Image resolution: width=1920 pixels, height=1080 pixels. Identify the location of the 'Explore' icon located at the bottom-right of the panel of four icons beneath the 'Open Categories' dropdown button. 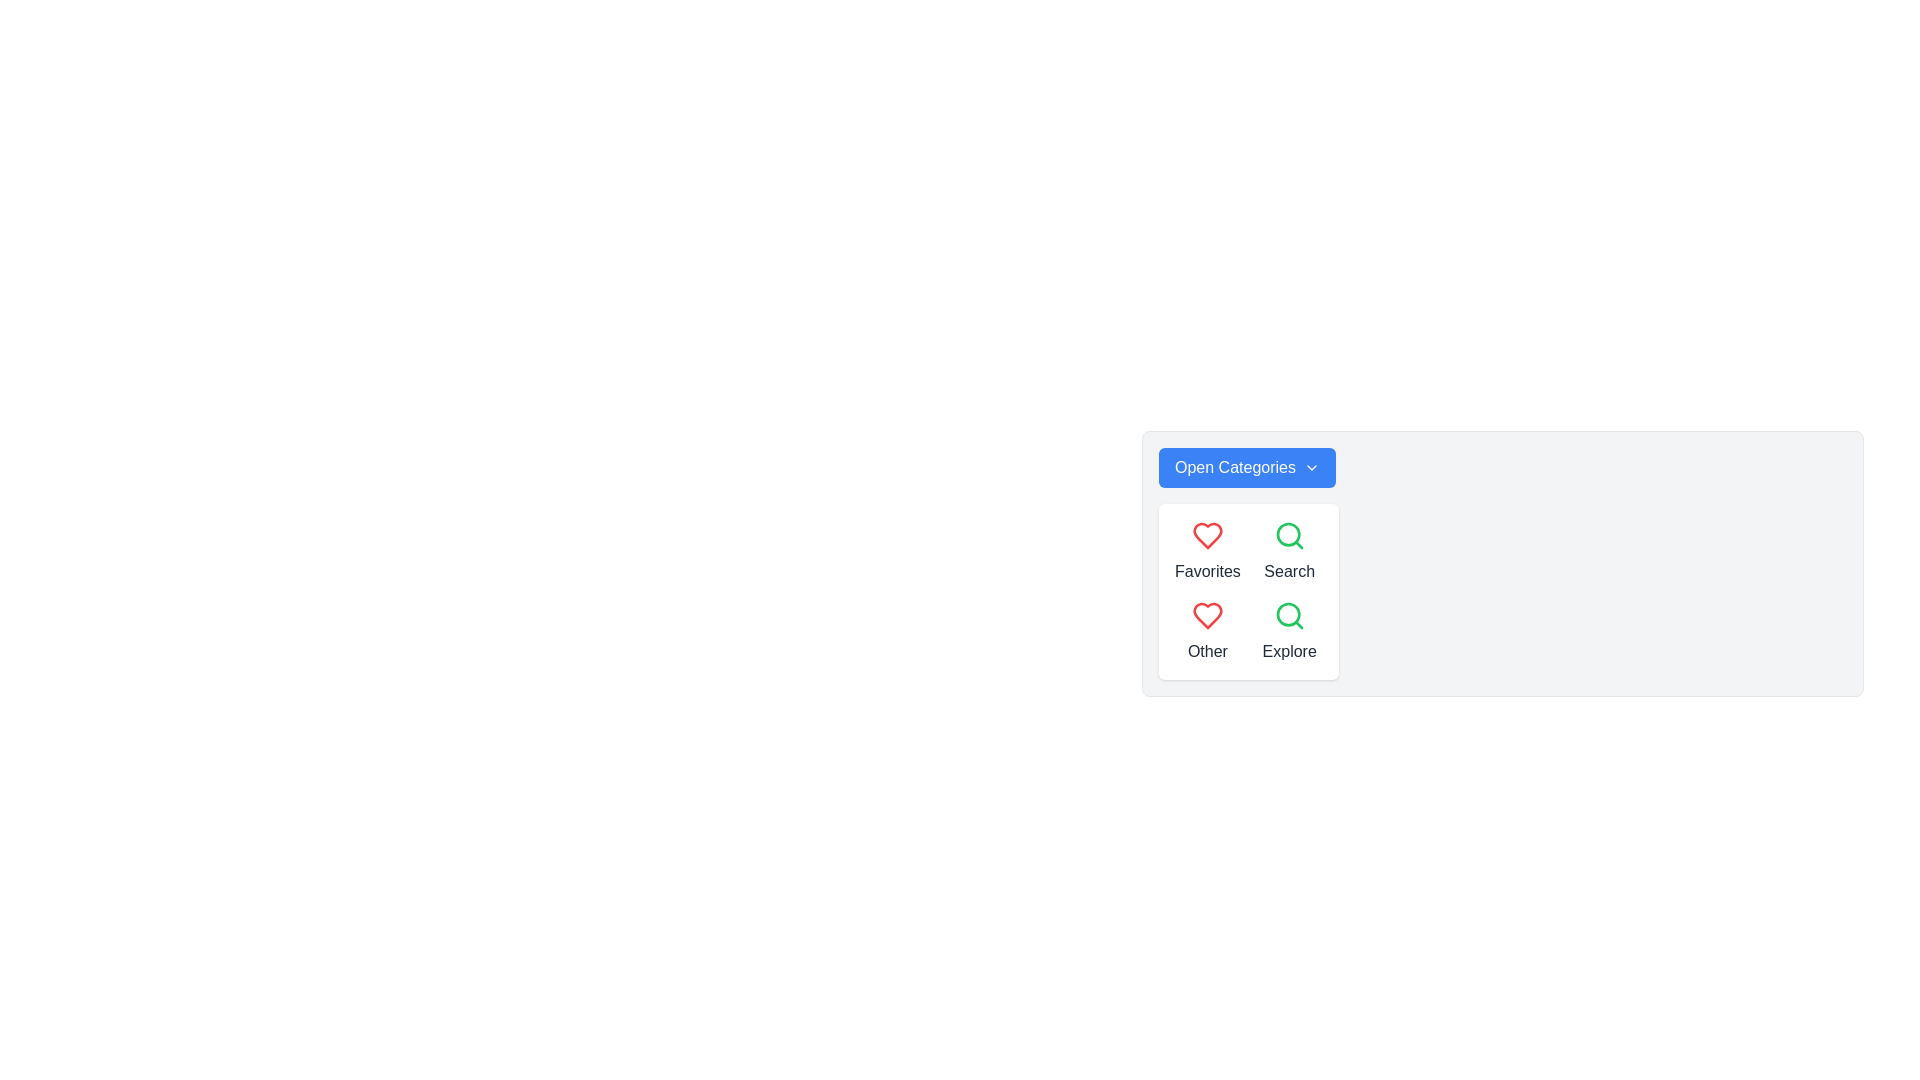
(1289, 615).